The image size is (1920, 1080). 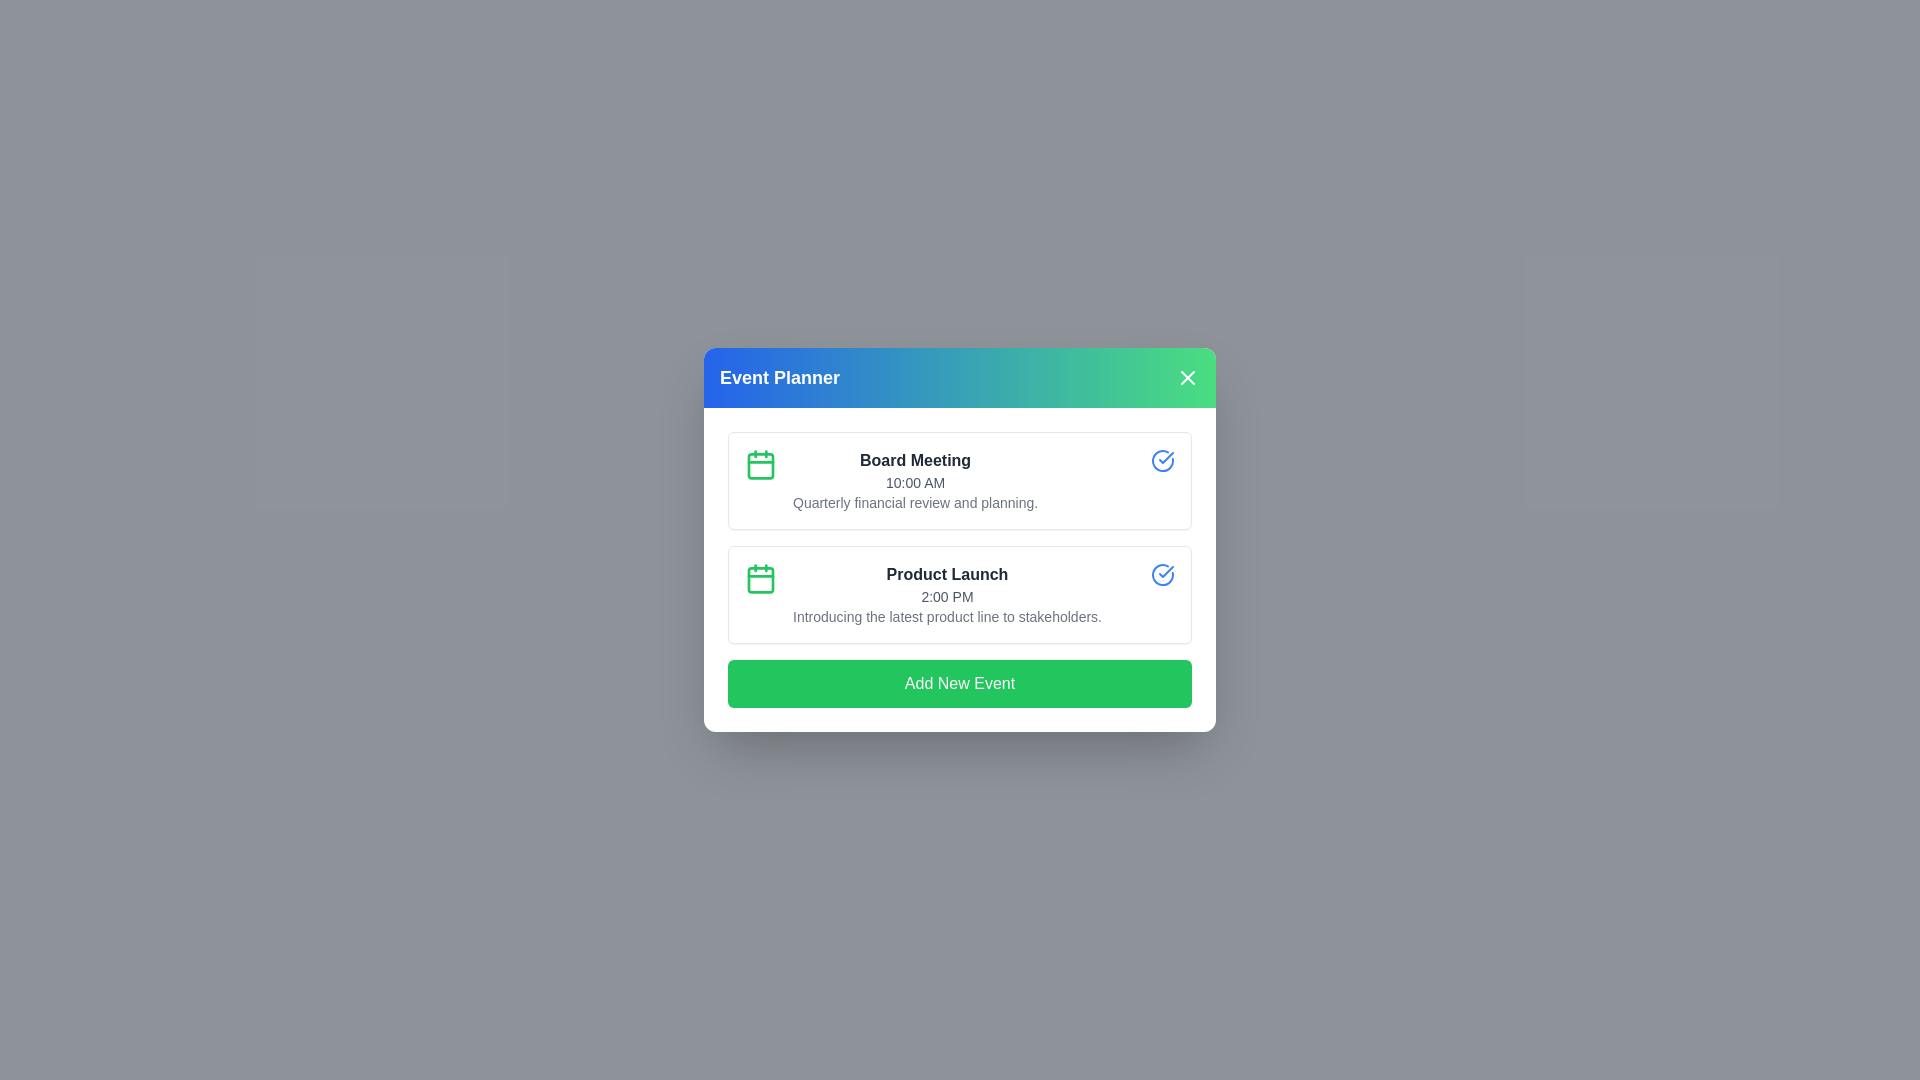 I want to click on static text label that describes the event 'Board Meeting' and provides details about 'Quarterly financial review and planning.' This label is the third line of text in the event entry within the 'Event Planner' panel, so click(x=914, y=501).